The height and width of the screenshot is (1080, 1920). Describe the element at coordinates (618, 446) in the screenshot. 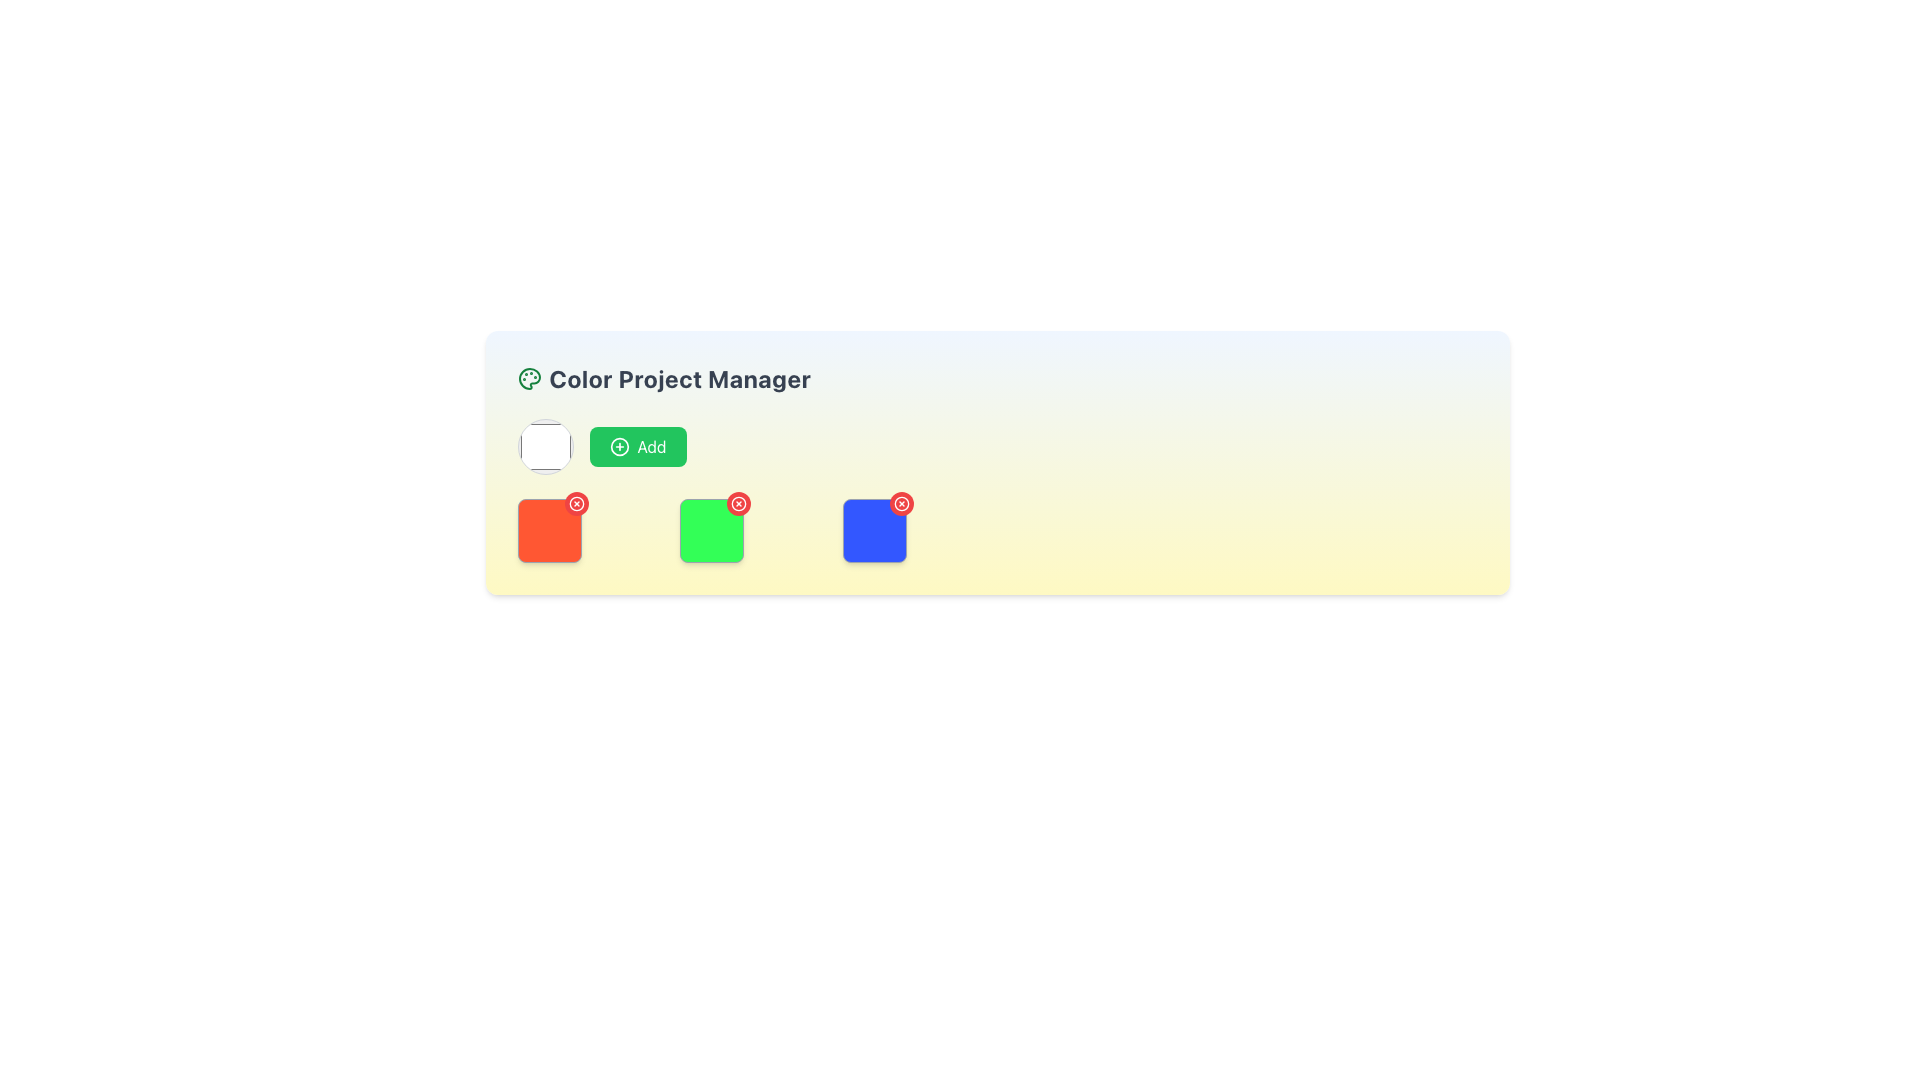

I see `the 'Add' button located below the title 'Color Project Manager', which is accompanied by a decorative icon on its left` at that location.